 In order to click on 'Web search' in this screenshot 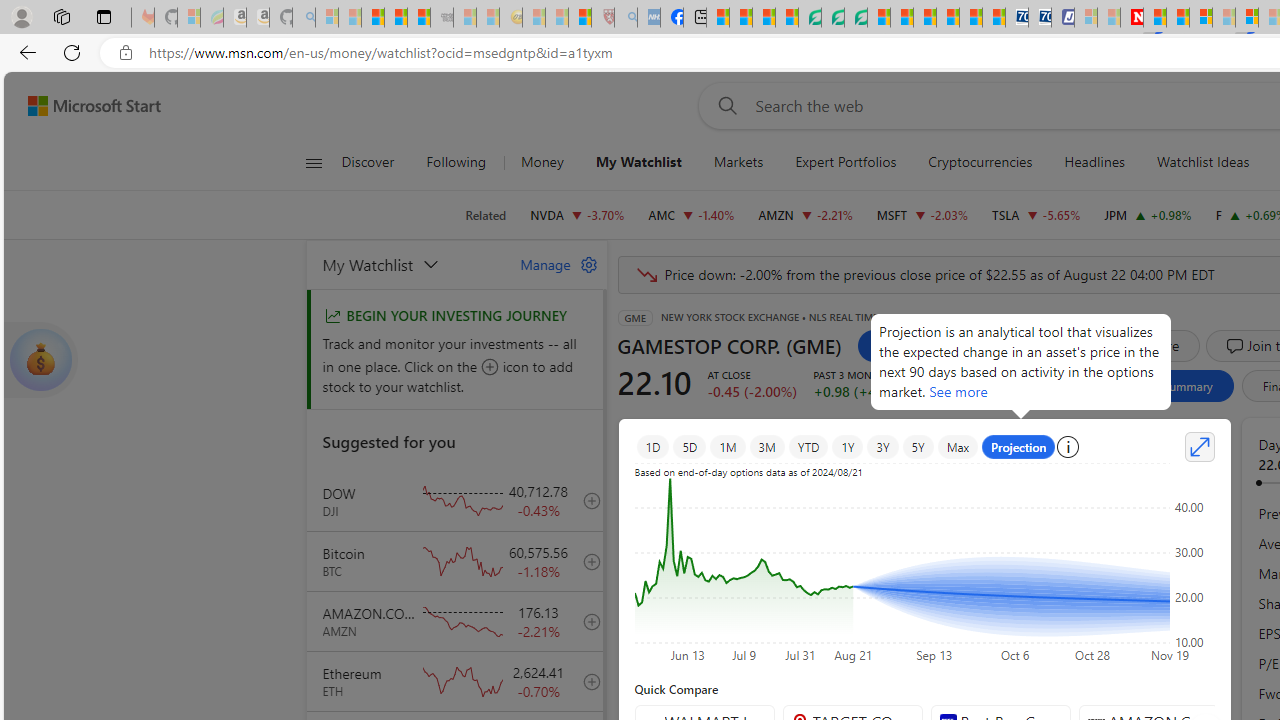, I will do `click(723, 105)`.